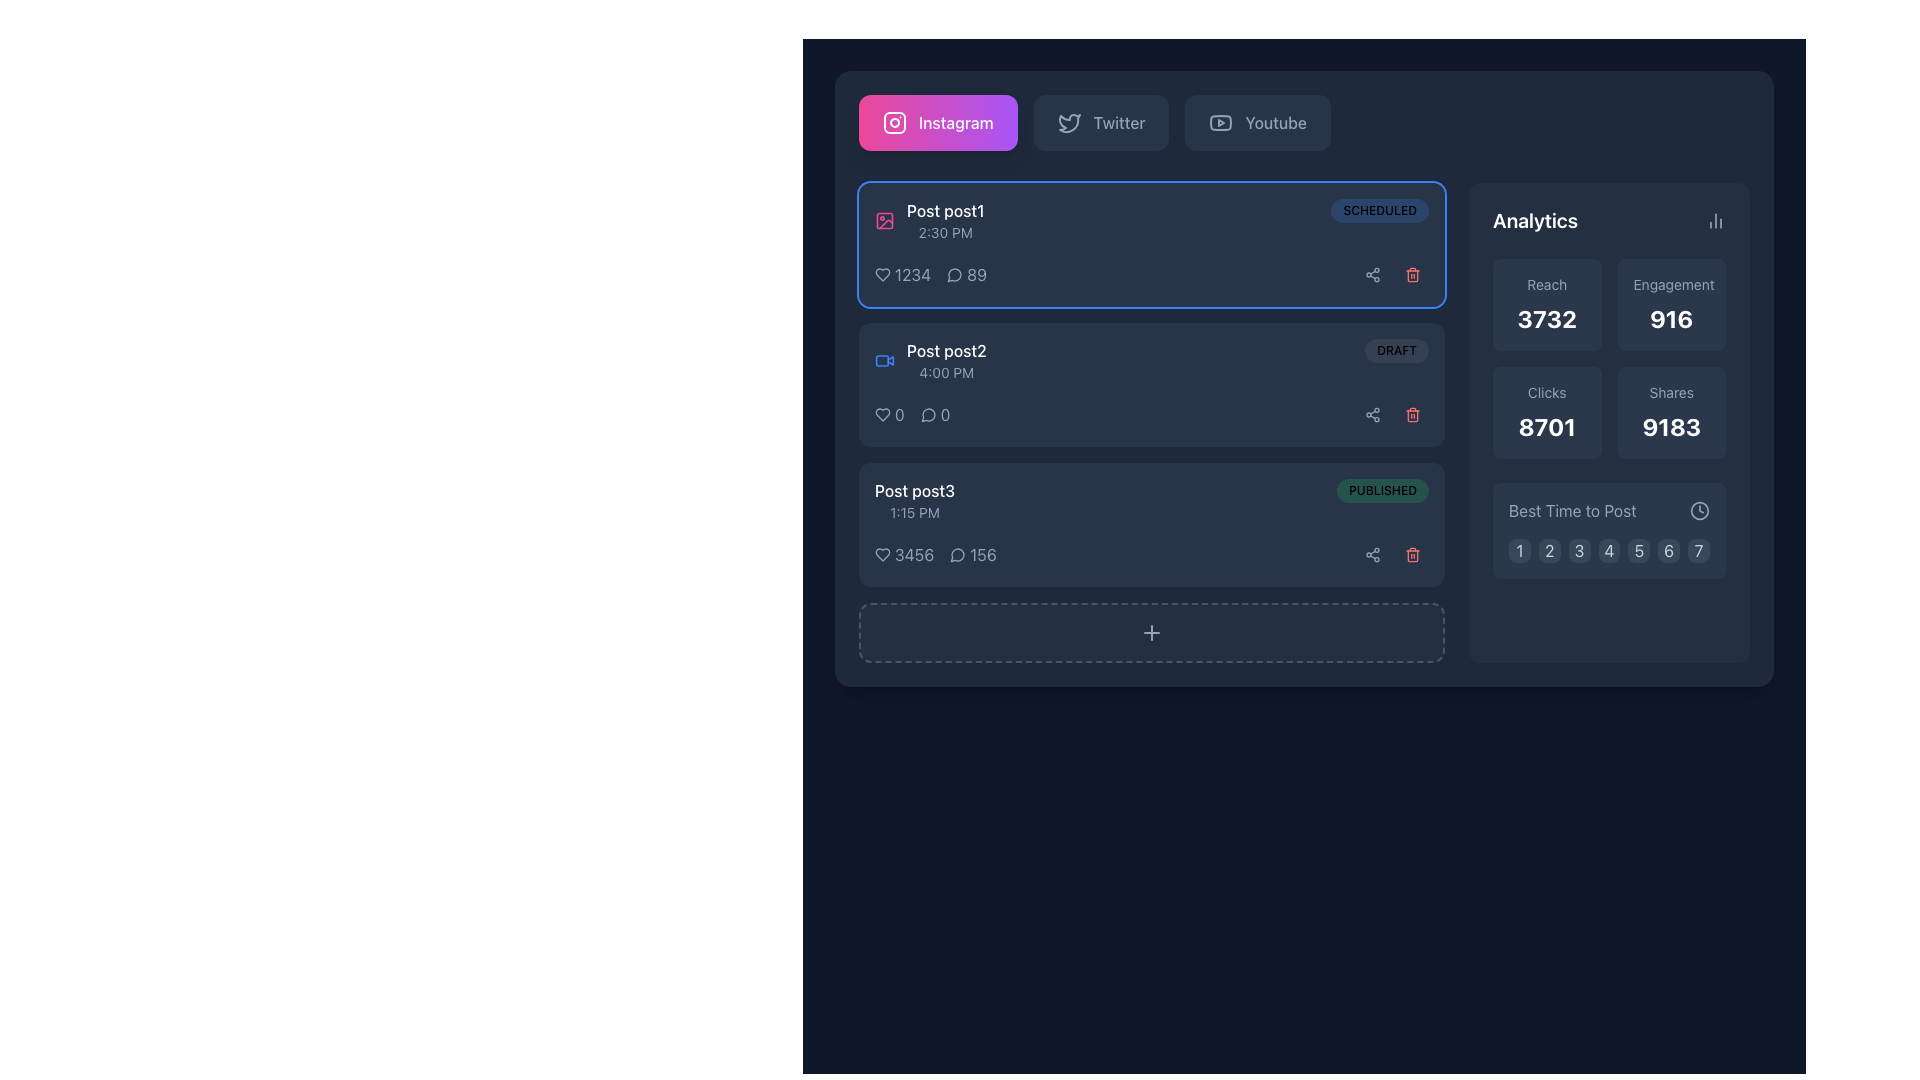  Describe the element at coordinates (1698, 551) in the screenshot. I see `the button representing the number '7' in the 'Best Time to Post' section to trigger hover effects` at that location.